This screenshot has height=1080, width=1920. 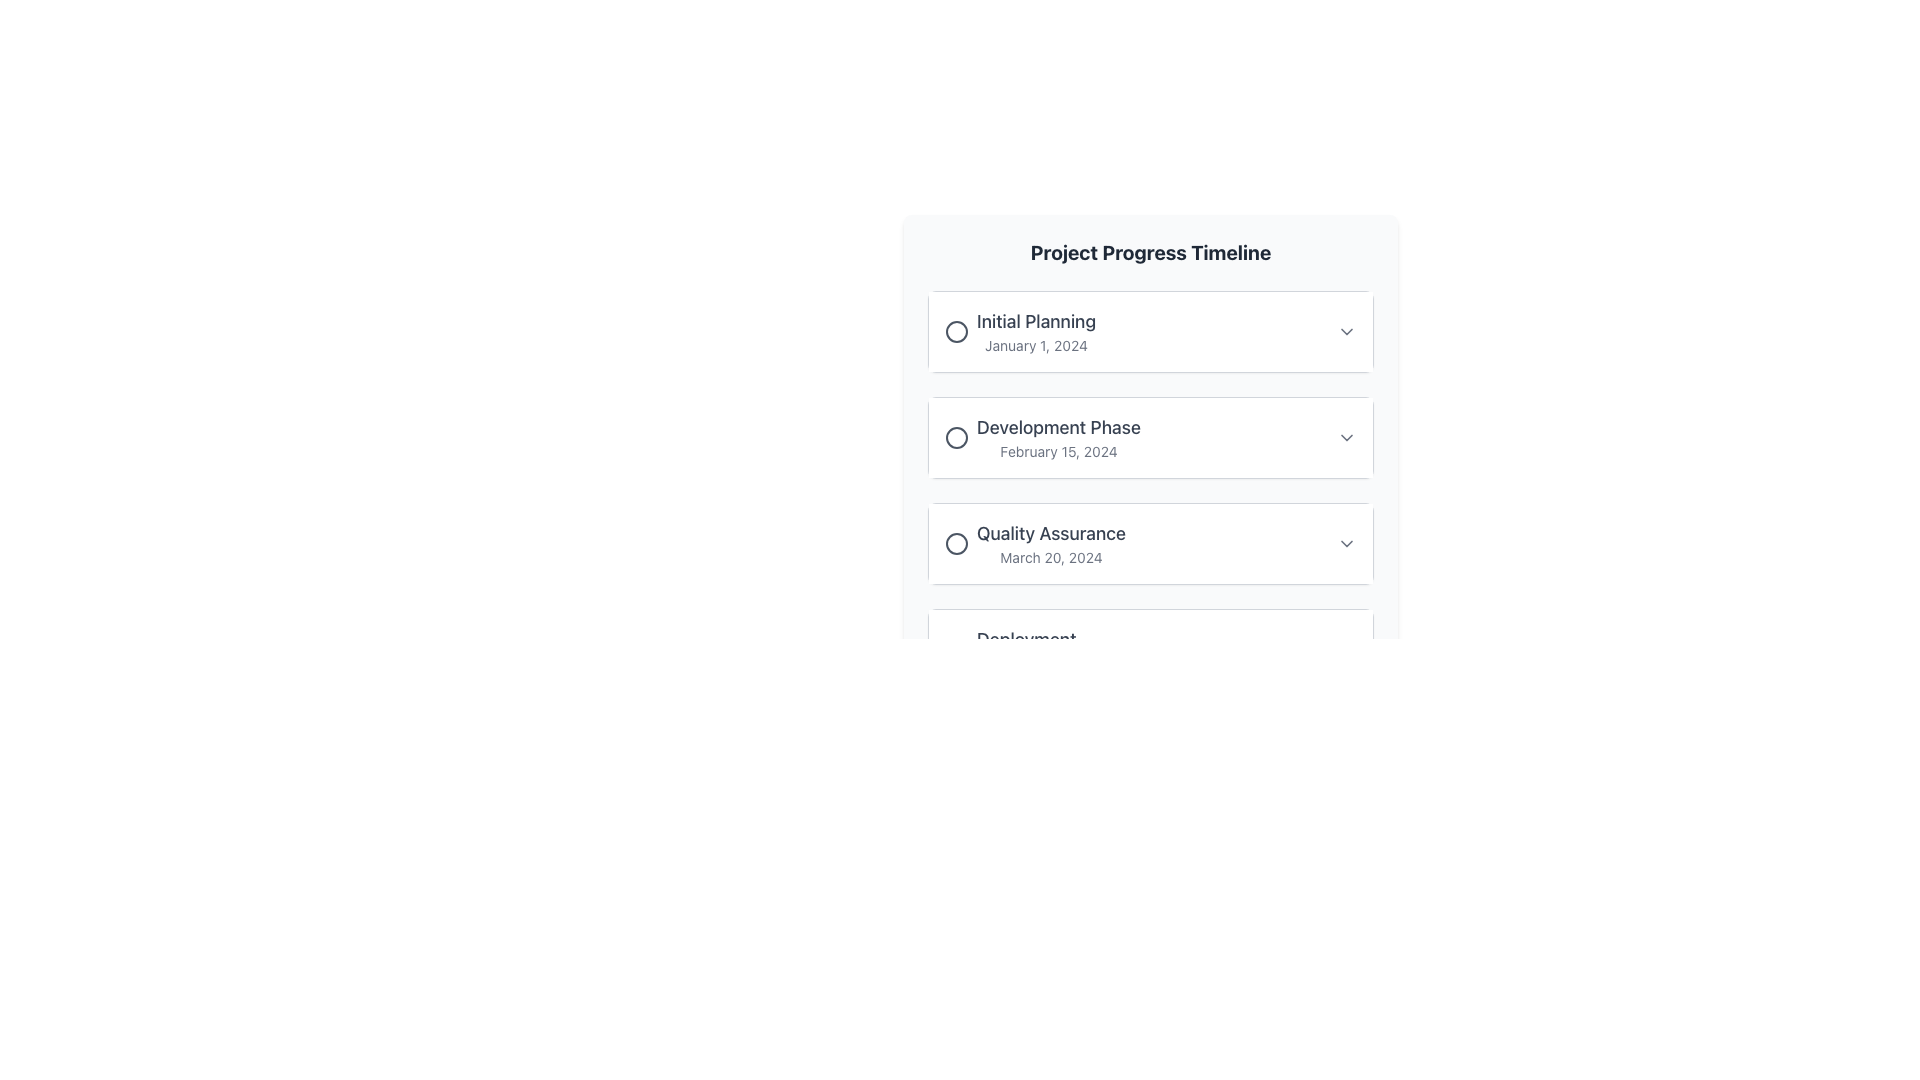 What do you see at coordinates (1050, 532) in the screenshot?
I see `the 'Quality Assurance' text label in the Project Progress Timeline, which is positioned between 'Development Phase' and 'Deployment'` at bounding box center [1050, 532].